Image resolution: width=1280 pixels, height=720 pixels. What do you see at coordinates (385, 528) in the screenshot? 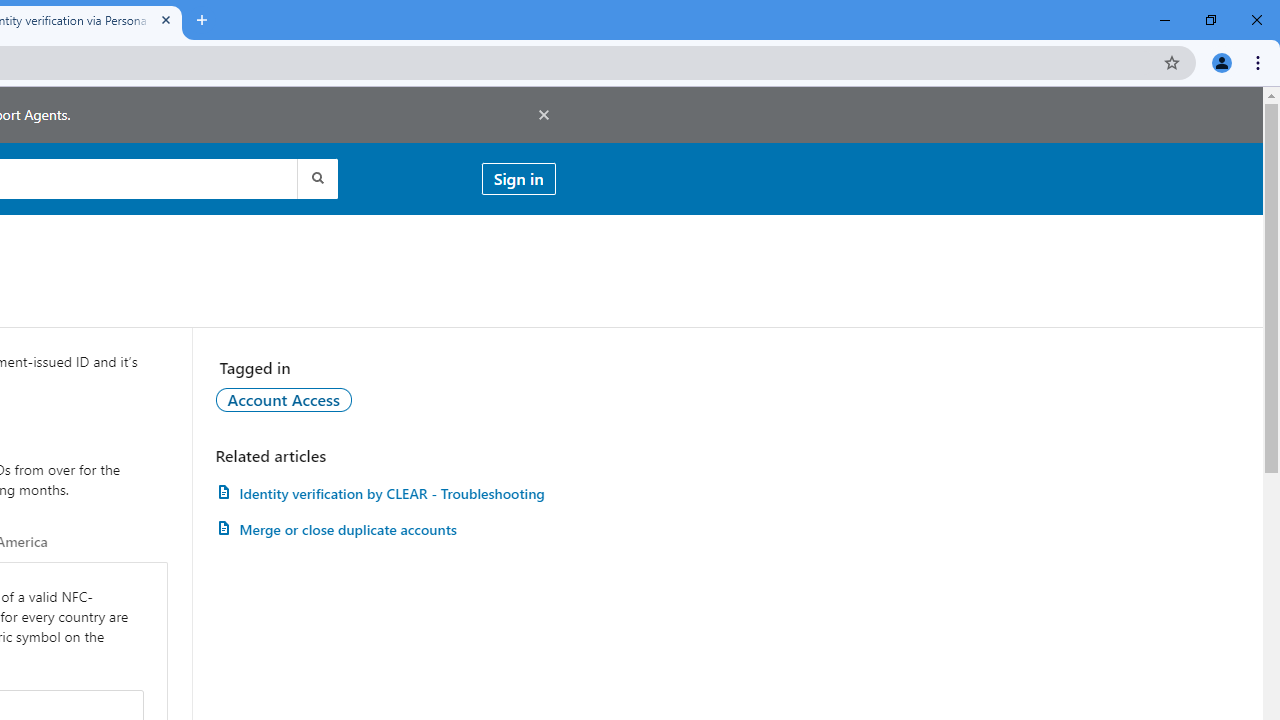
I see `'Merge or close duplicate accounts'` at bounding box center [385, 528].